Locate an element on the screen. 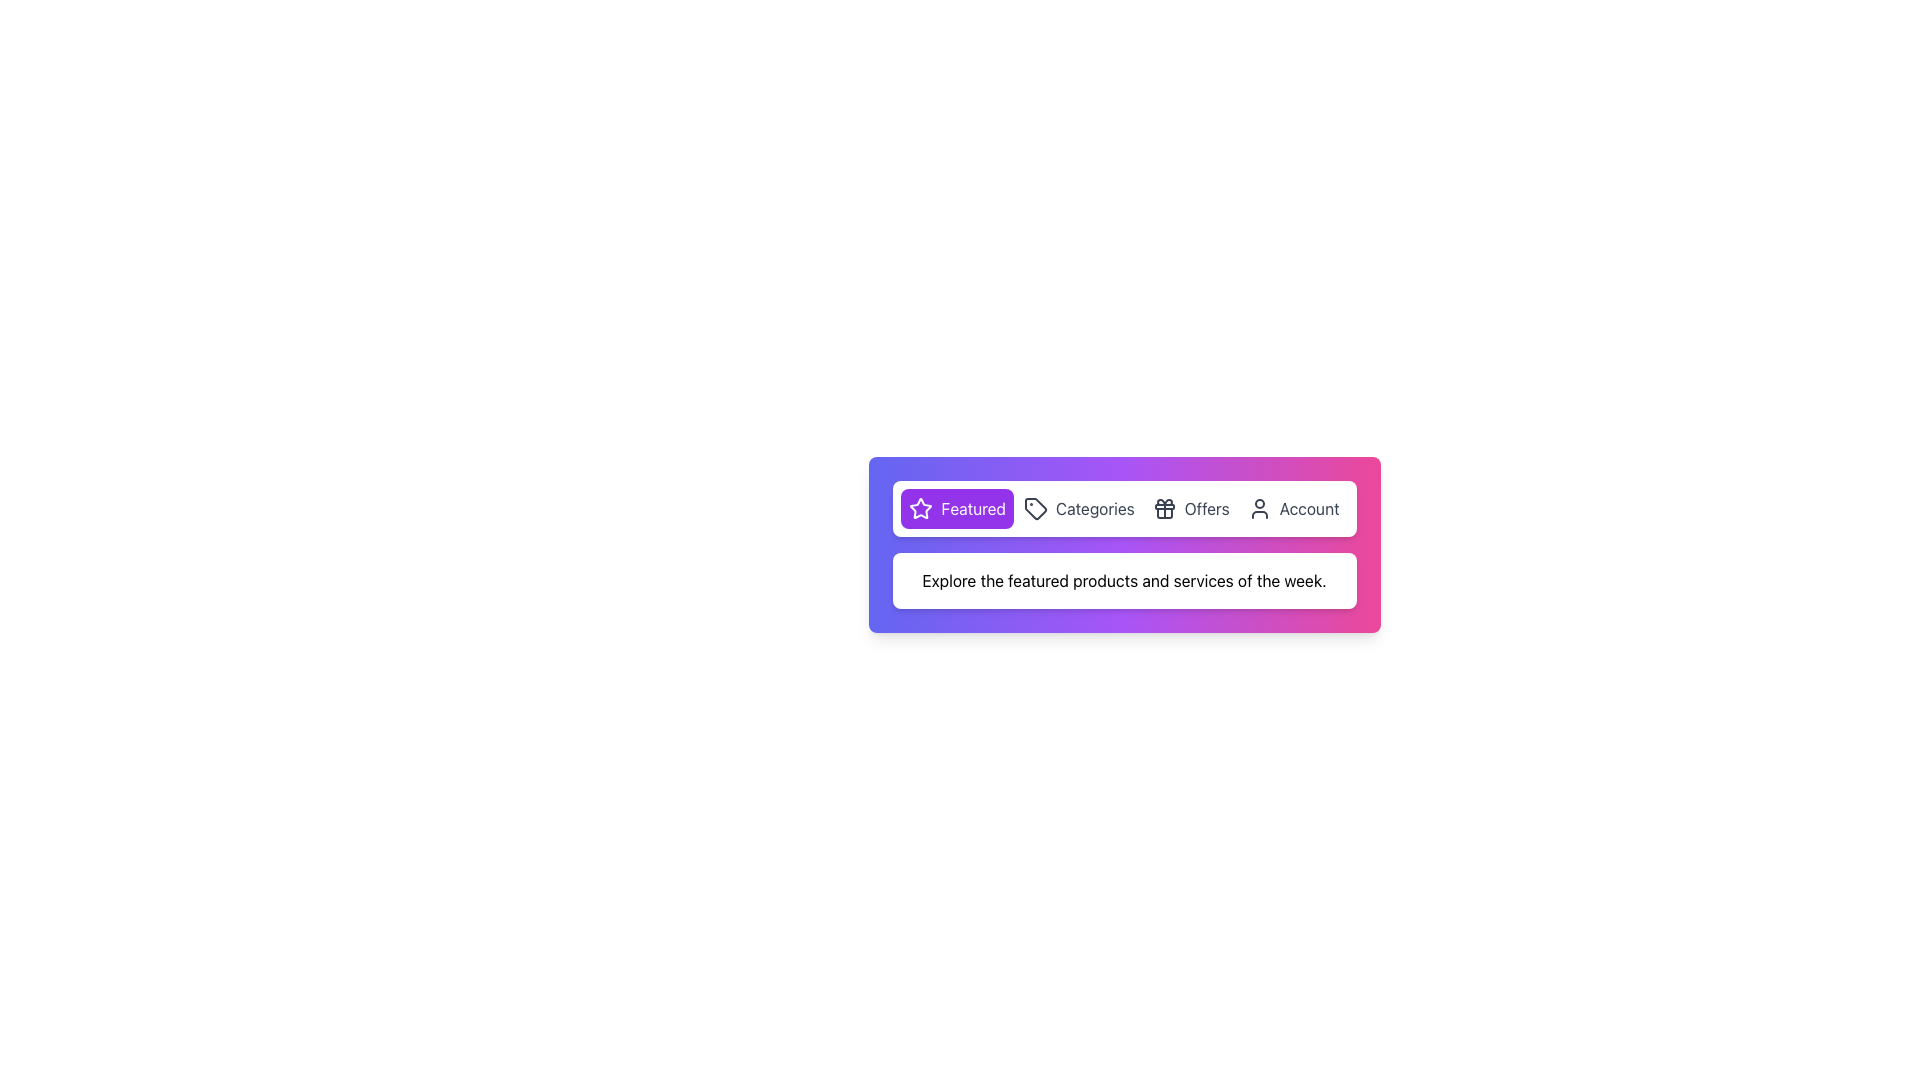  the 'Categories' button, which is the second button in a row of four, featuring a price tag icon and neutral gray text is located at coordinates (1078, 508).